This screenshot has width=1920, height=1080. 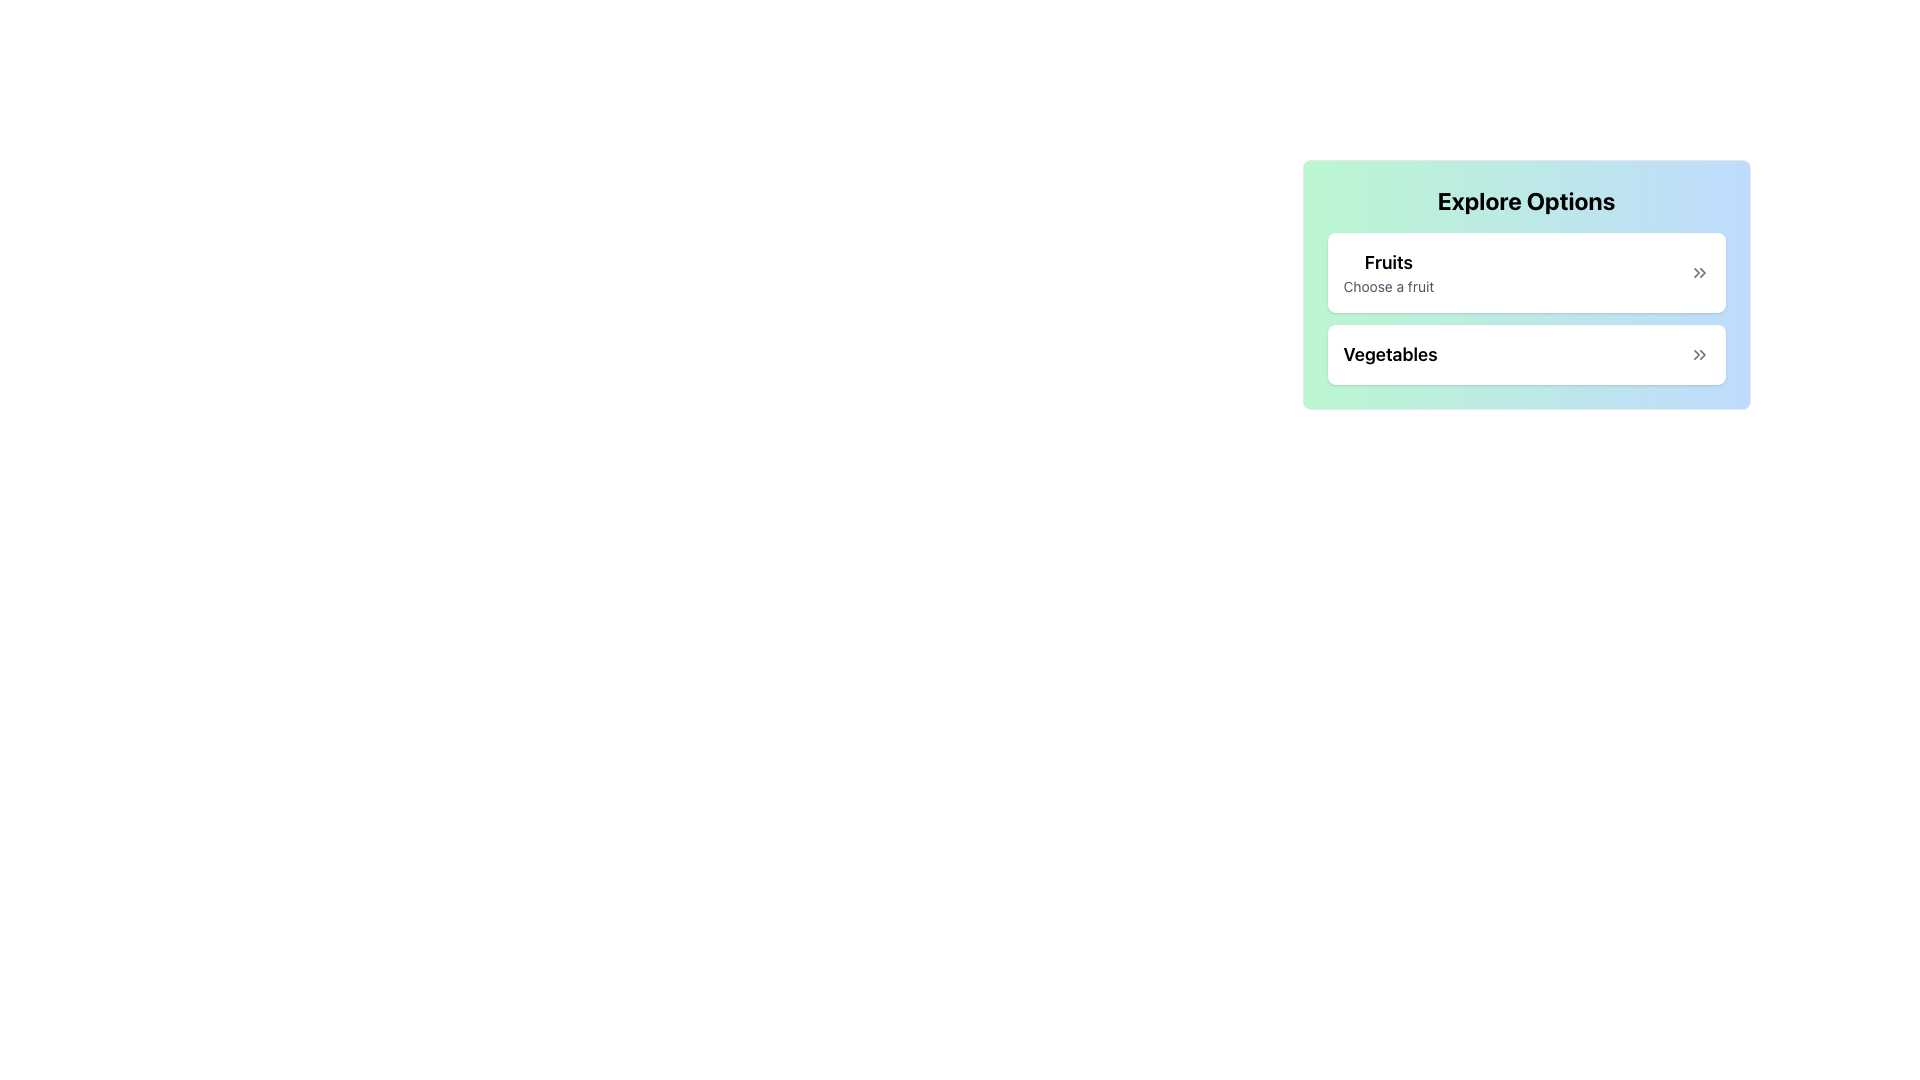 I want to click on the text label that reads 'Choose a fruit', which is positioned directly below the 'Fruits' heading in the 'Explore Options' card, so click(x=1387, y=286).